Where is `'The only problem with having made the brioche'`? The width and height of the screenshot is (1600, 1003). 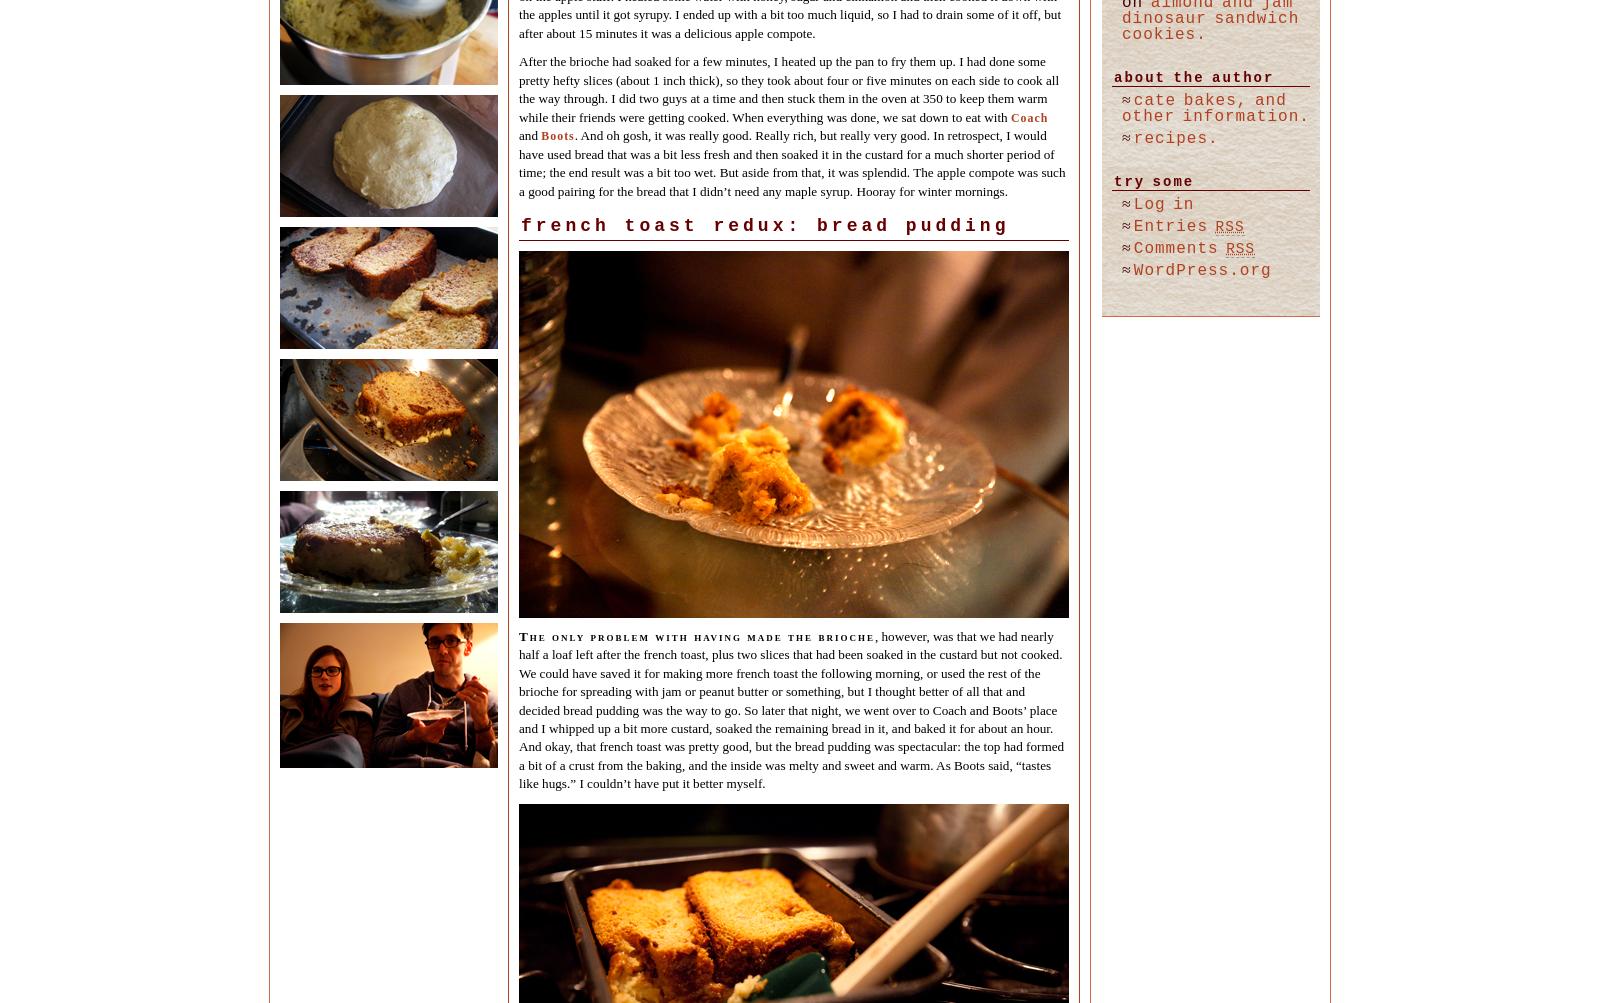
'The only problem with having made the brioche' is located at coordinates (696, 635).